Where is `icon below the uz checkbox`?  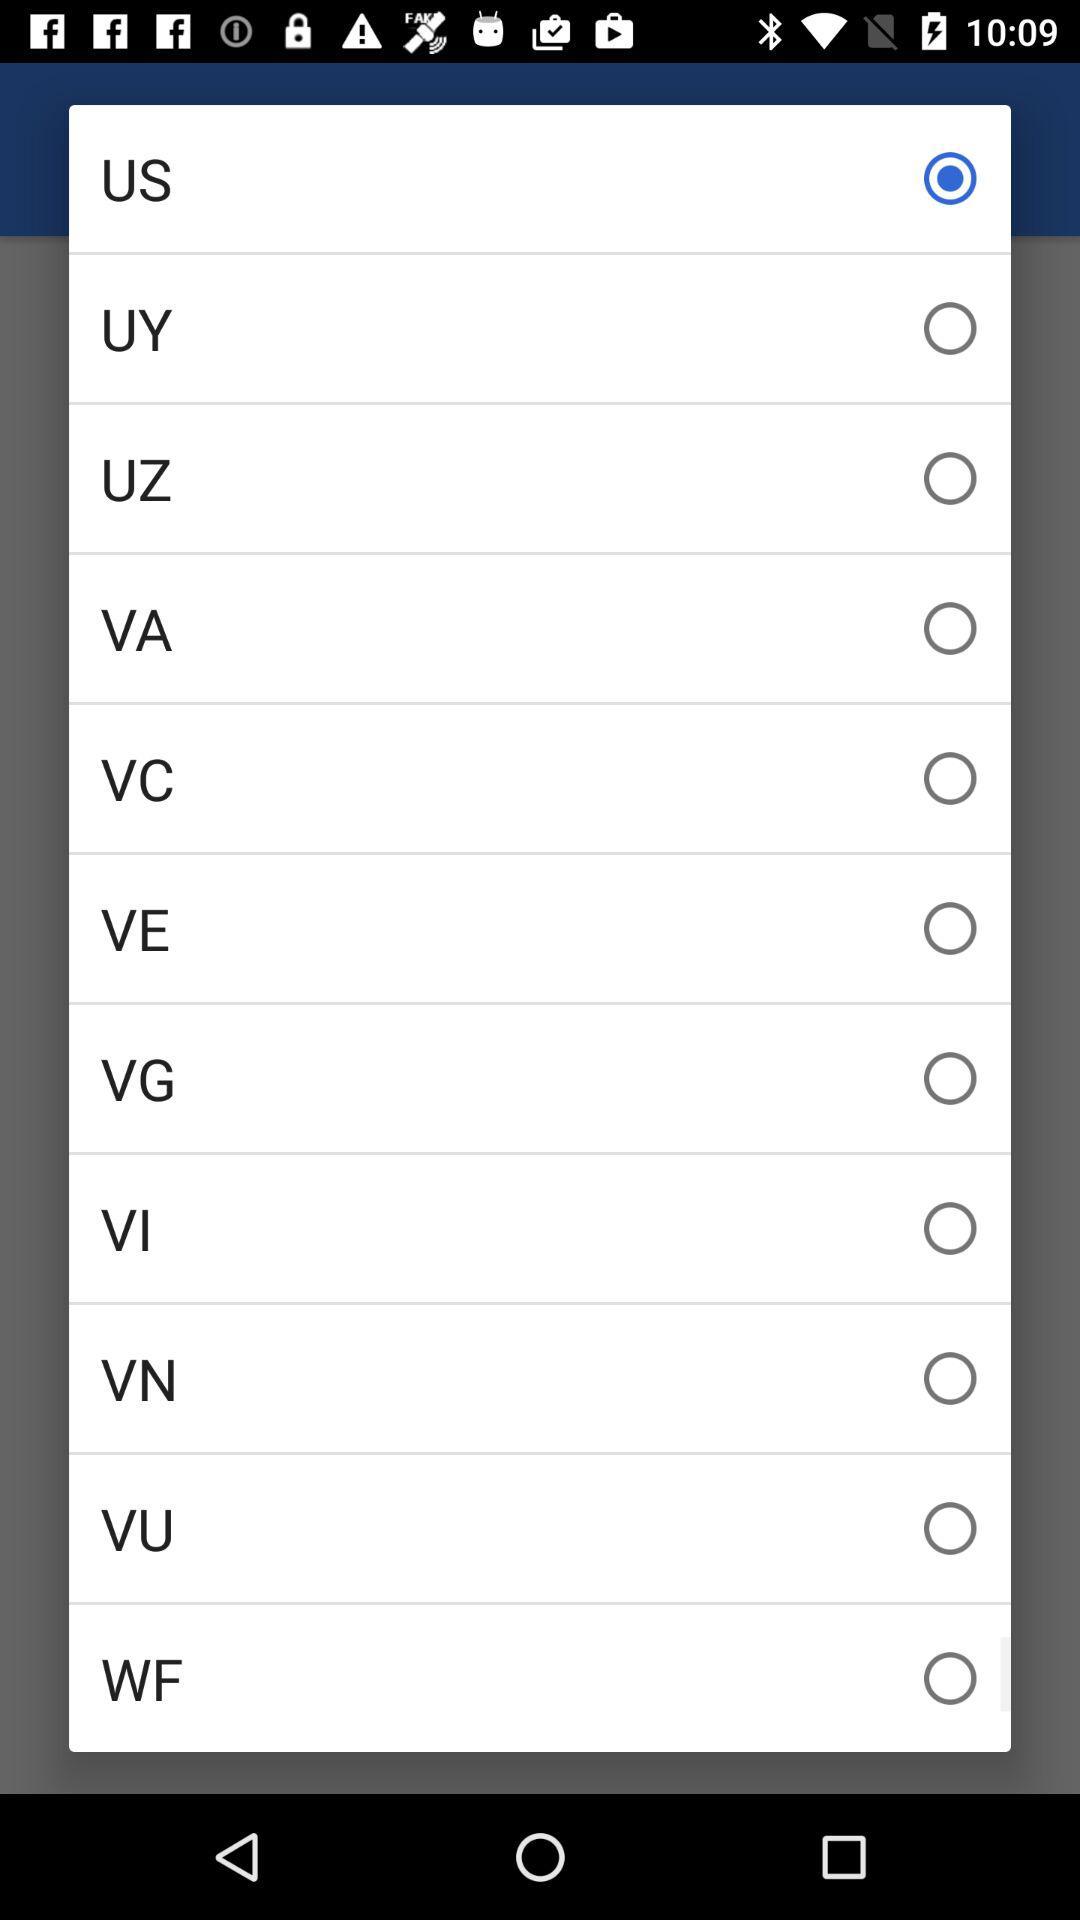
icon below the uz checkbox is located at coordinates (540, 627).